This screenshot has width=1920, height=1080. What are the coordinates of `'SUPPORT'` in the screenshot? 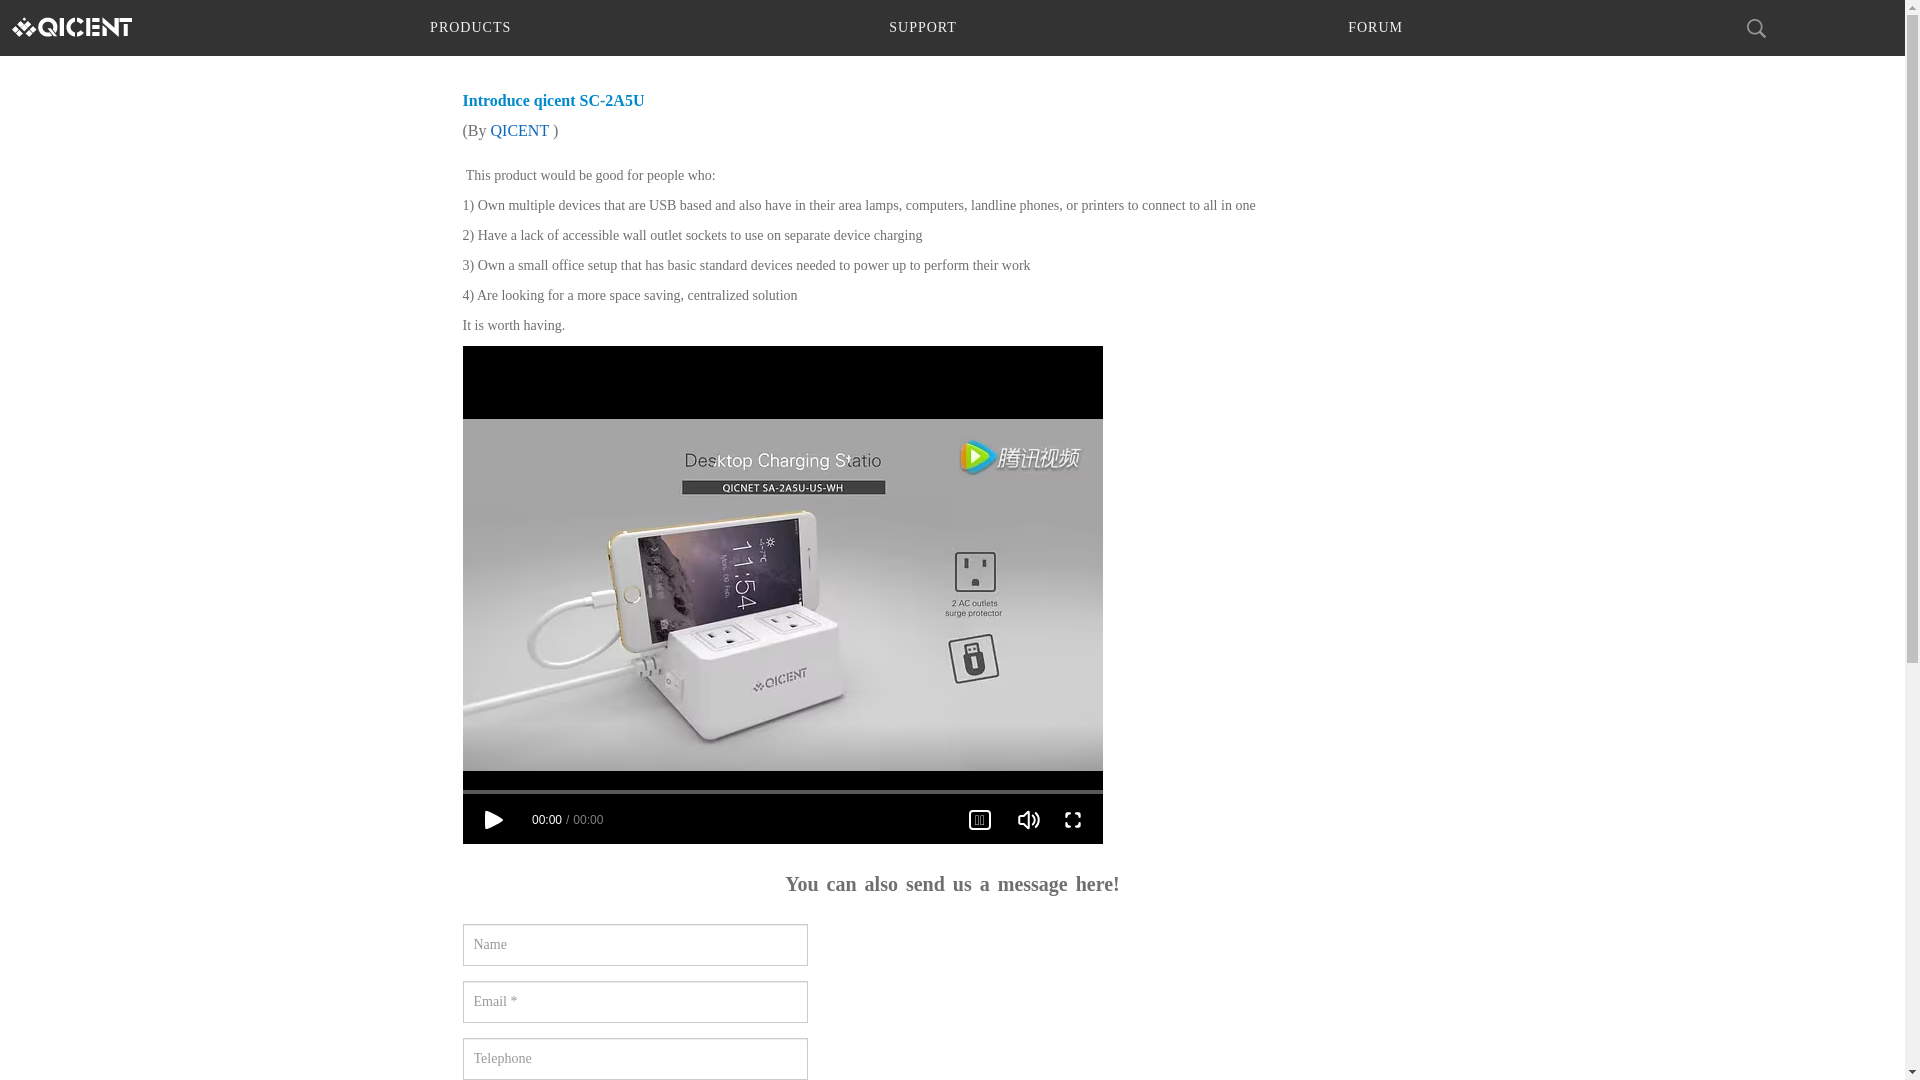 It's located at (921, 27).